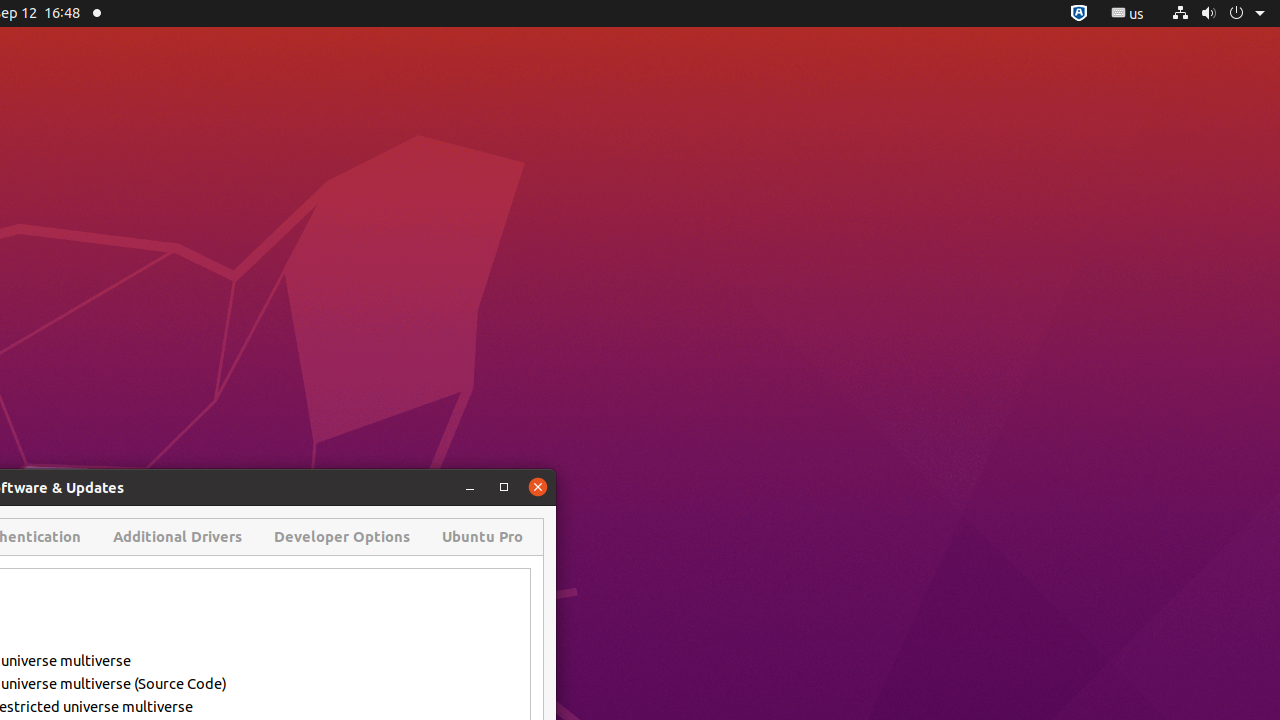 Image resolution: width=1280 pixels, height=720 pixels. I want to click on 'Developer Options', so click(342, 535).